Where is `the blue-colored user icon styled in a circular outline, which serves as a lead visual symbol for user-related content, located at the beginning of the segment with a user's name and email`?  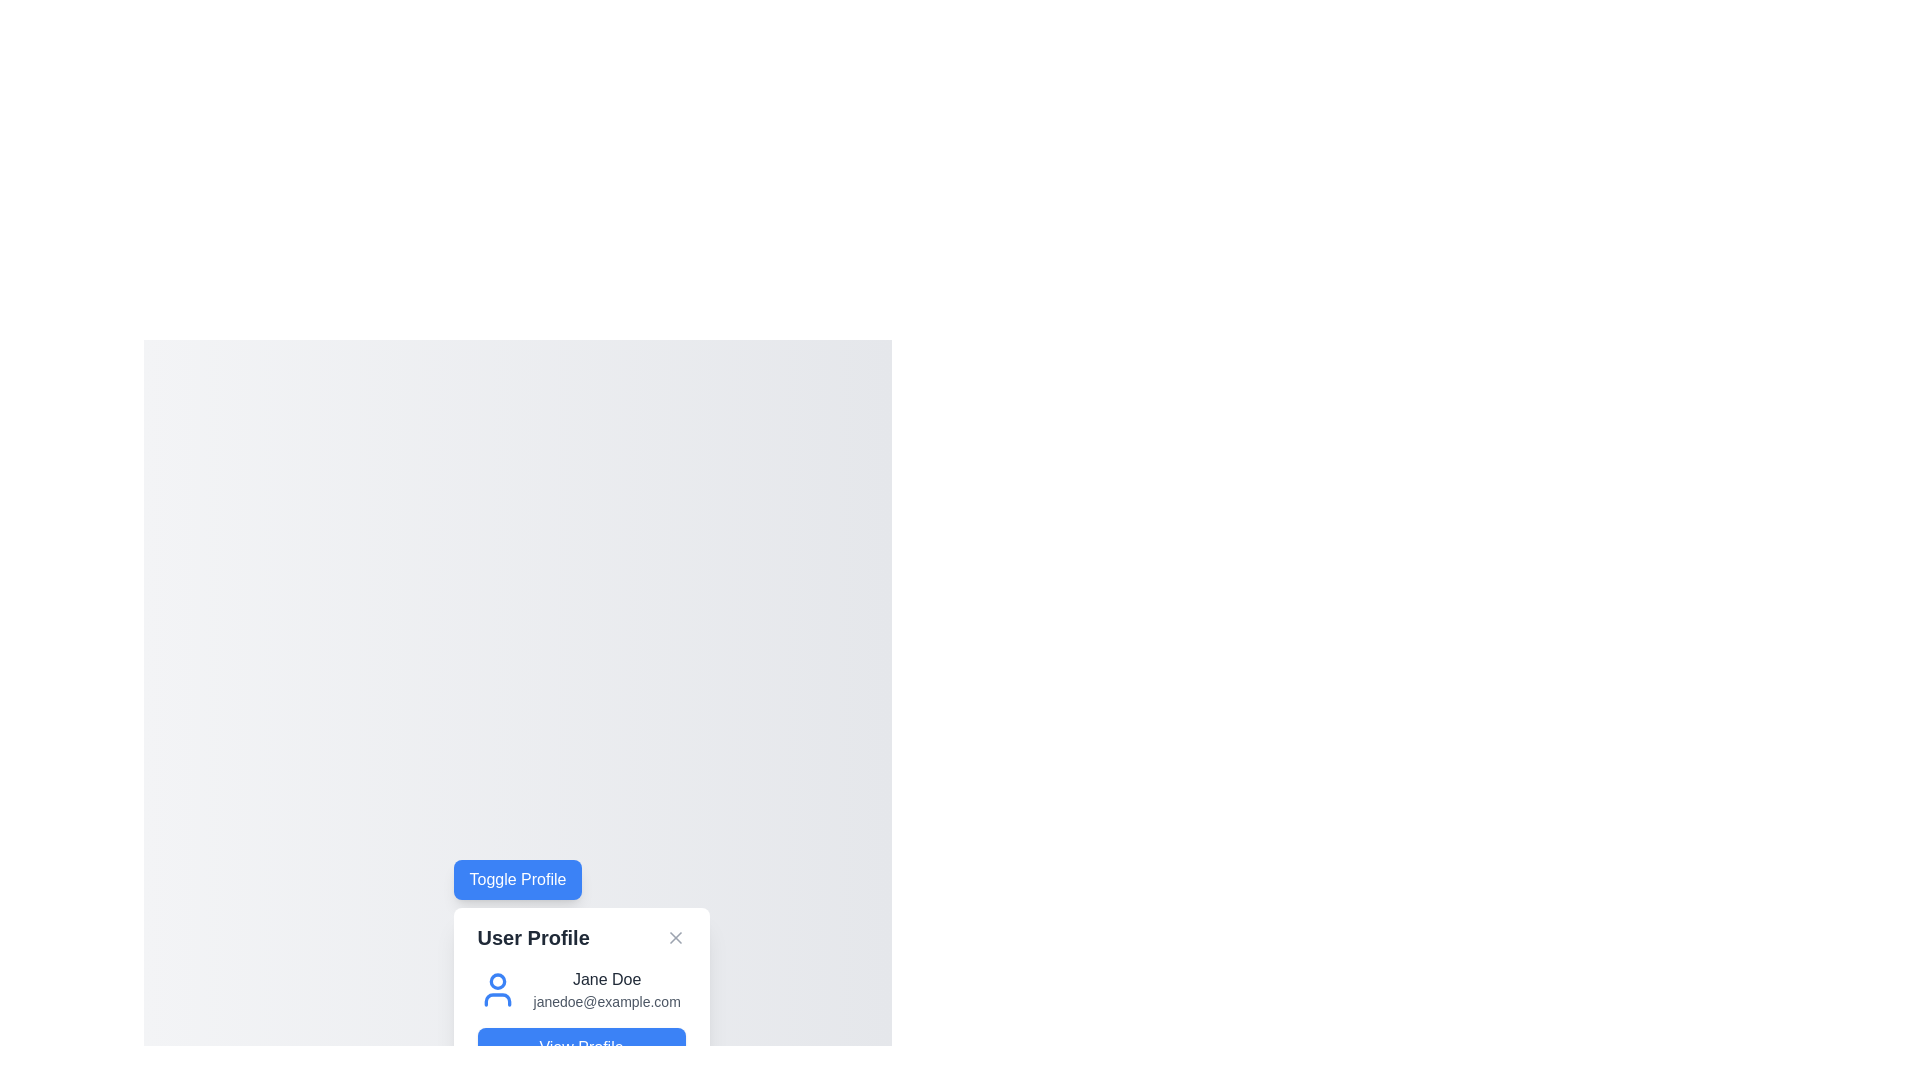 the blue-colored user icon styled in a circular outline, which serves as a lead visual symbol for user-related content, located at the beginning of the segment with a user's name and email is located at coordinates (497, 990).